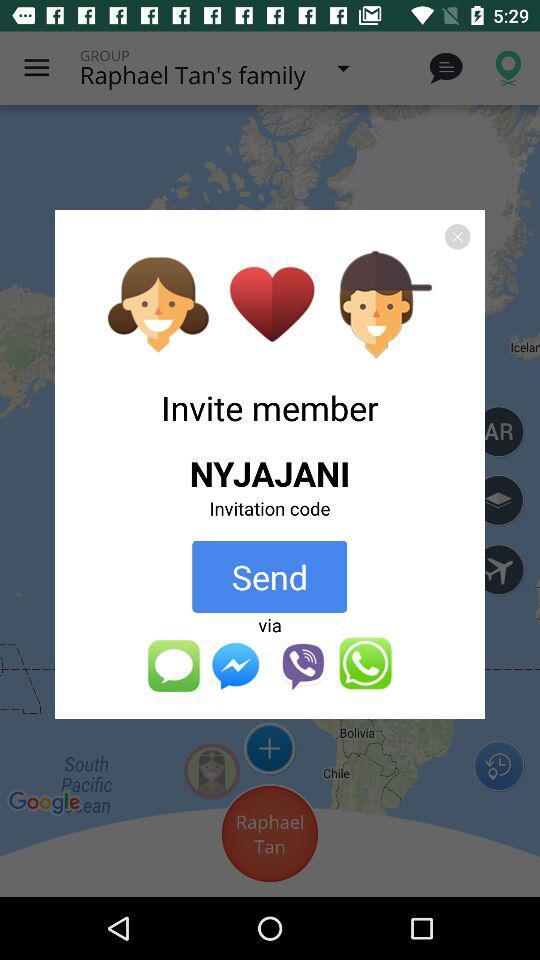 This screenshot has width=540, height=960. What do you see at coordinates (269, 665) in the screenshot?
I see `the icon below via` at bounding box center [269, 665].